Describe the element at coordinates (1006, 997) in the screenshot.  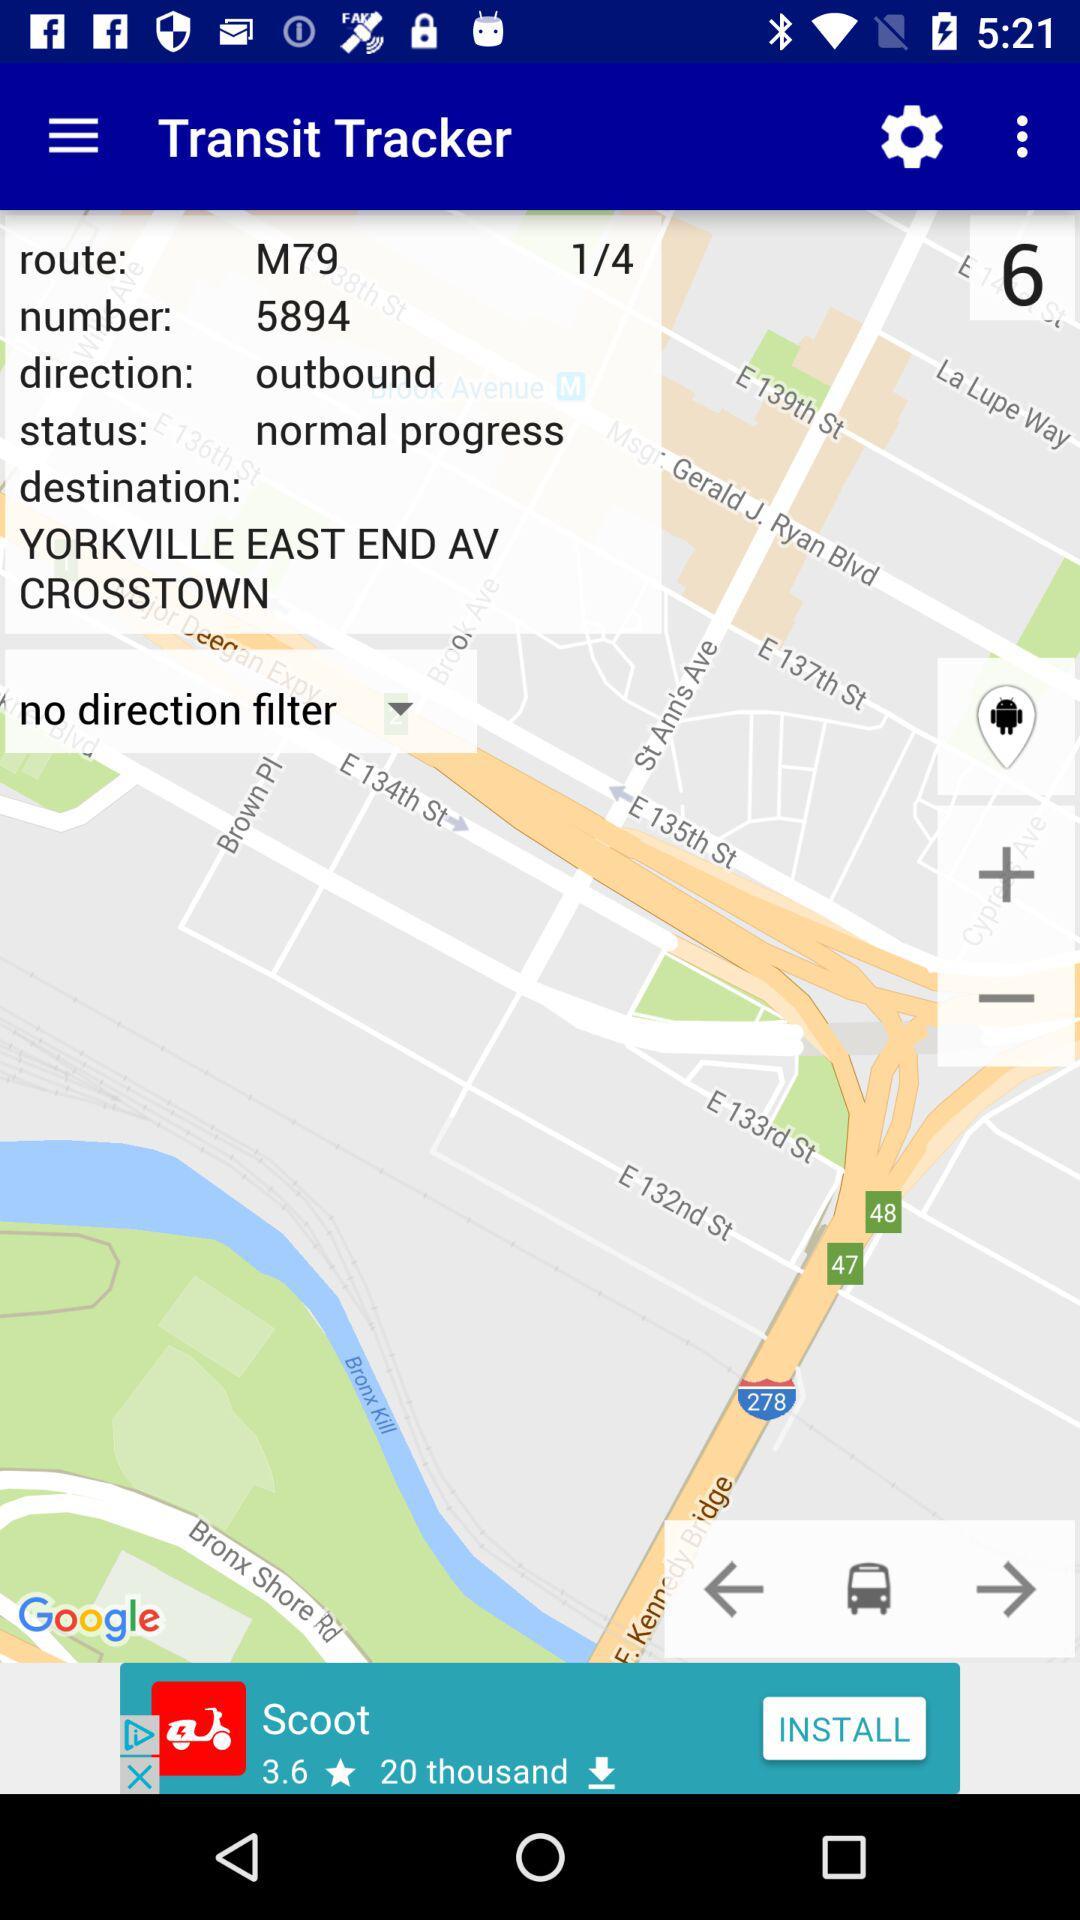
I see `the minus icon` at that location.